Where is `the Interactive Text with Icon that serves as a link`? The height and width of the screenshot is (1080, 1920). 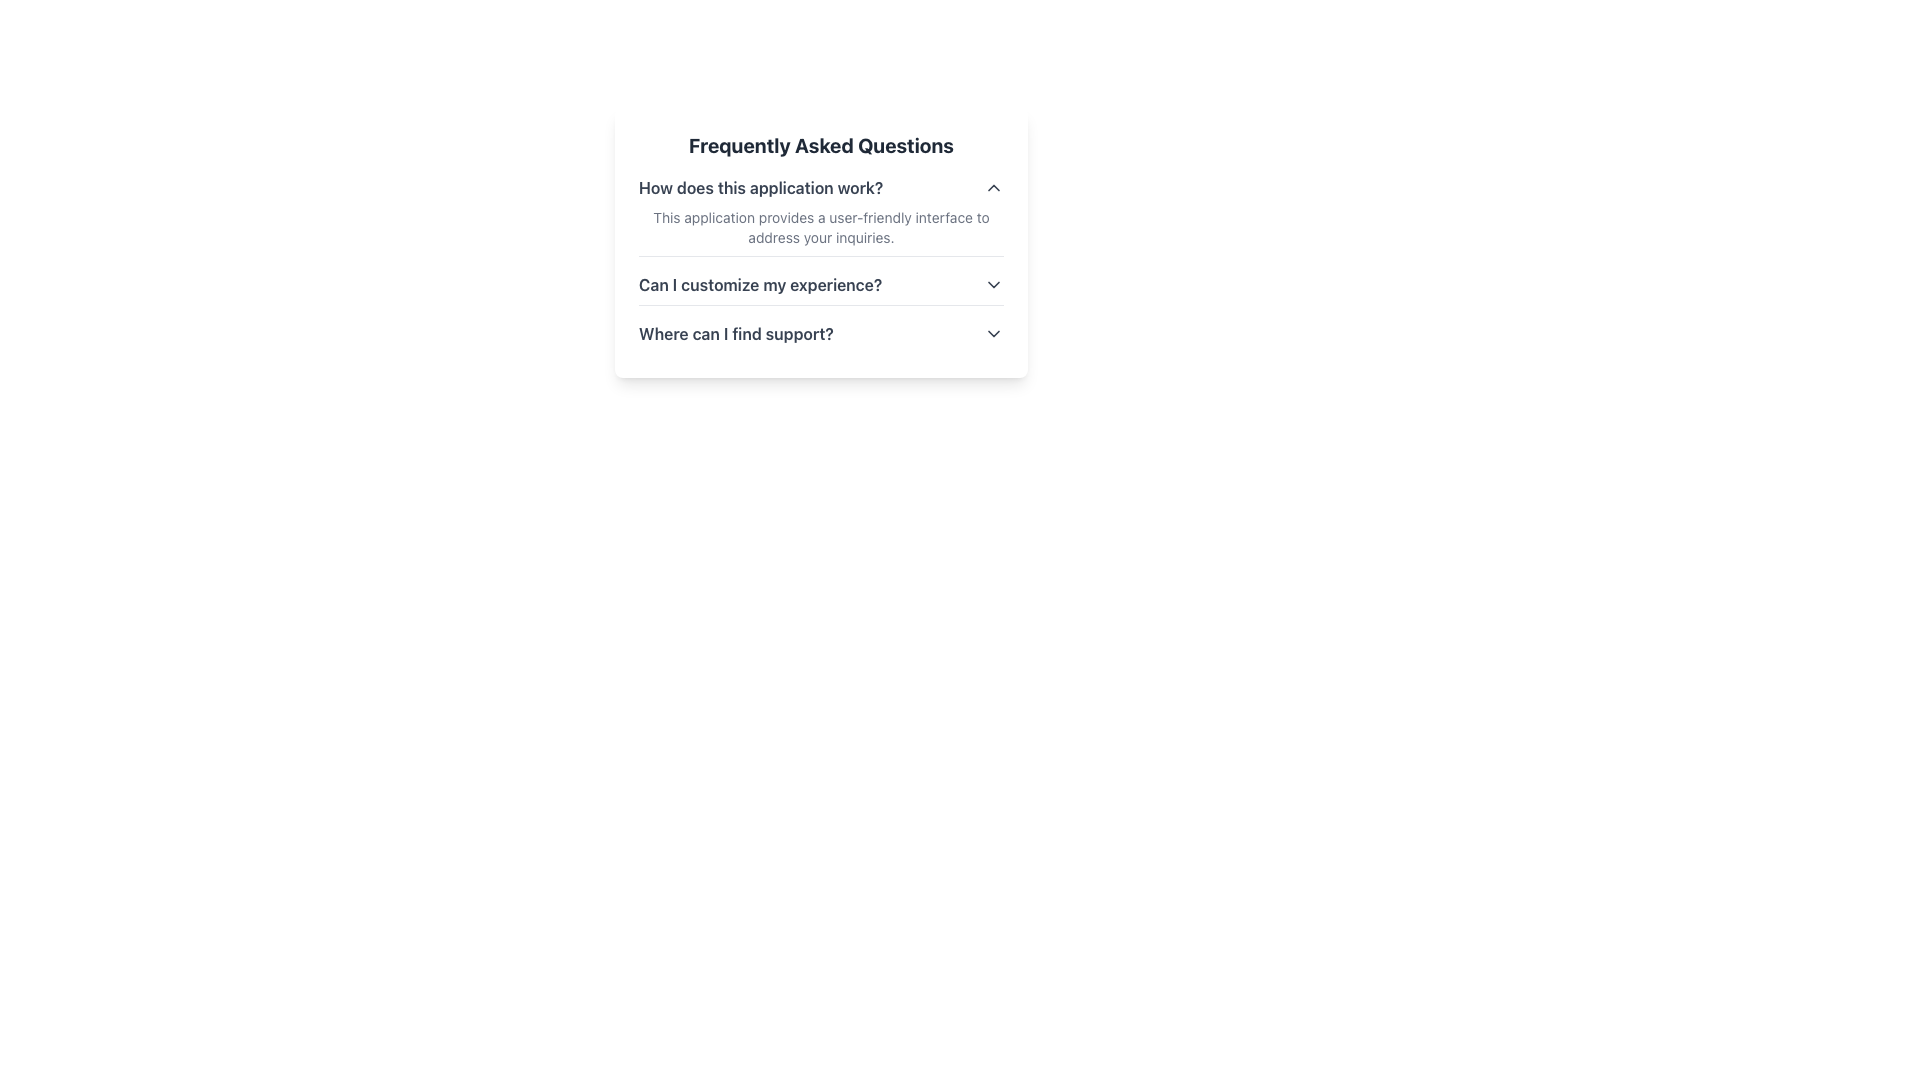 the Interactive Text with Icon that serves as a link is located at coordinates (821, 337).